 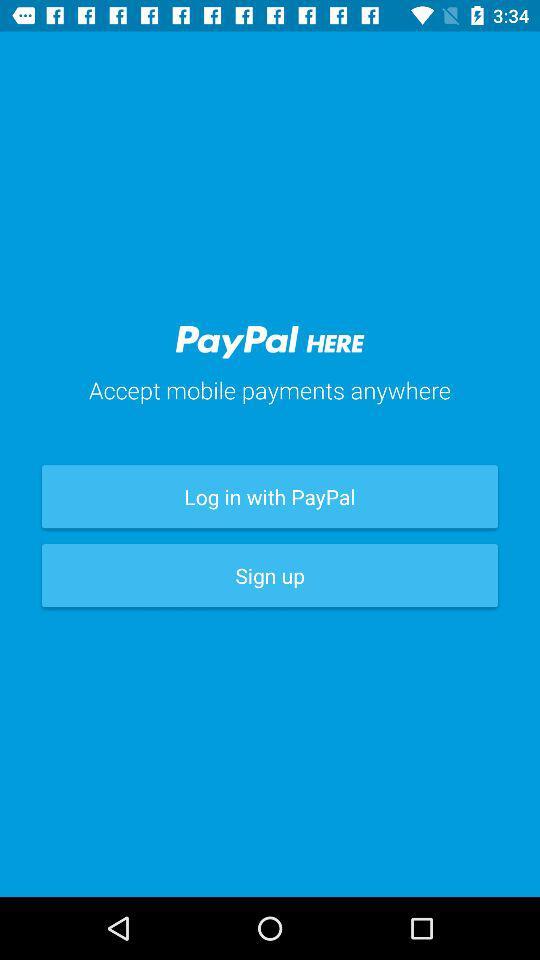 What do you see at coordinates (270, 495) in the screenshot?
I see `the log in with item` at bounding box center [270, 495].